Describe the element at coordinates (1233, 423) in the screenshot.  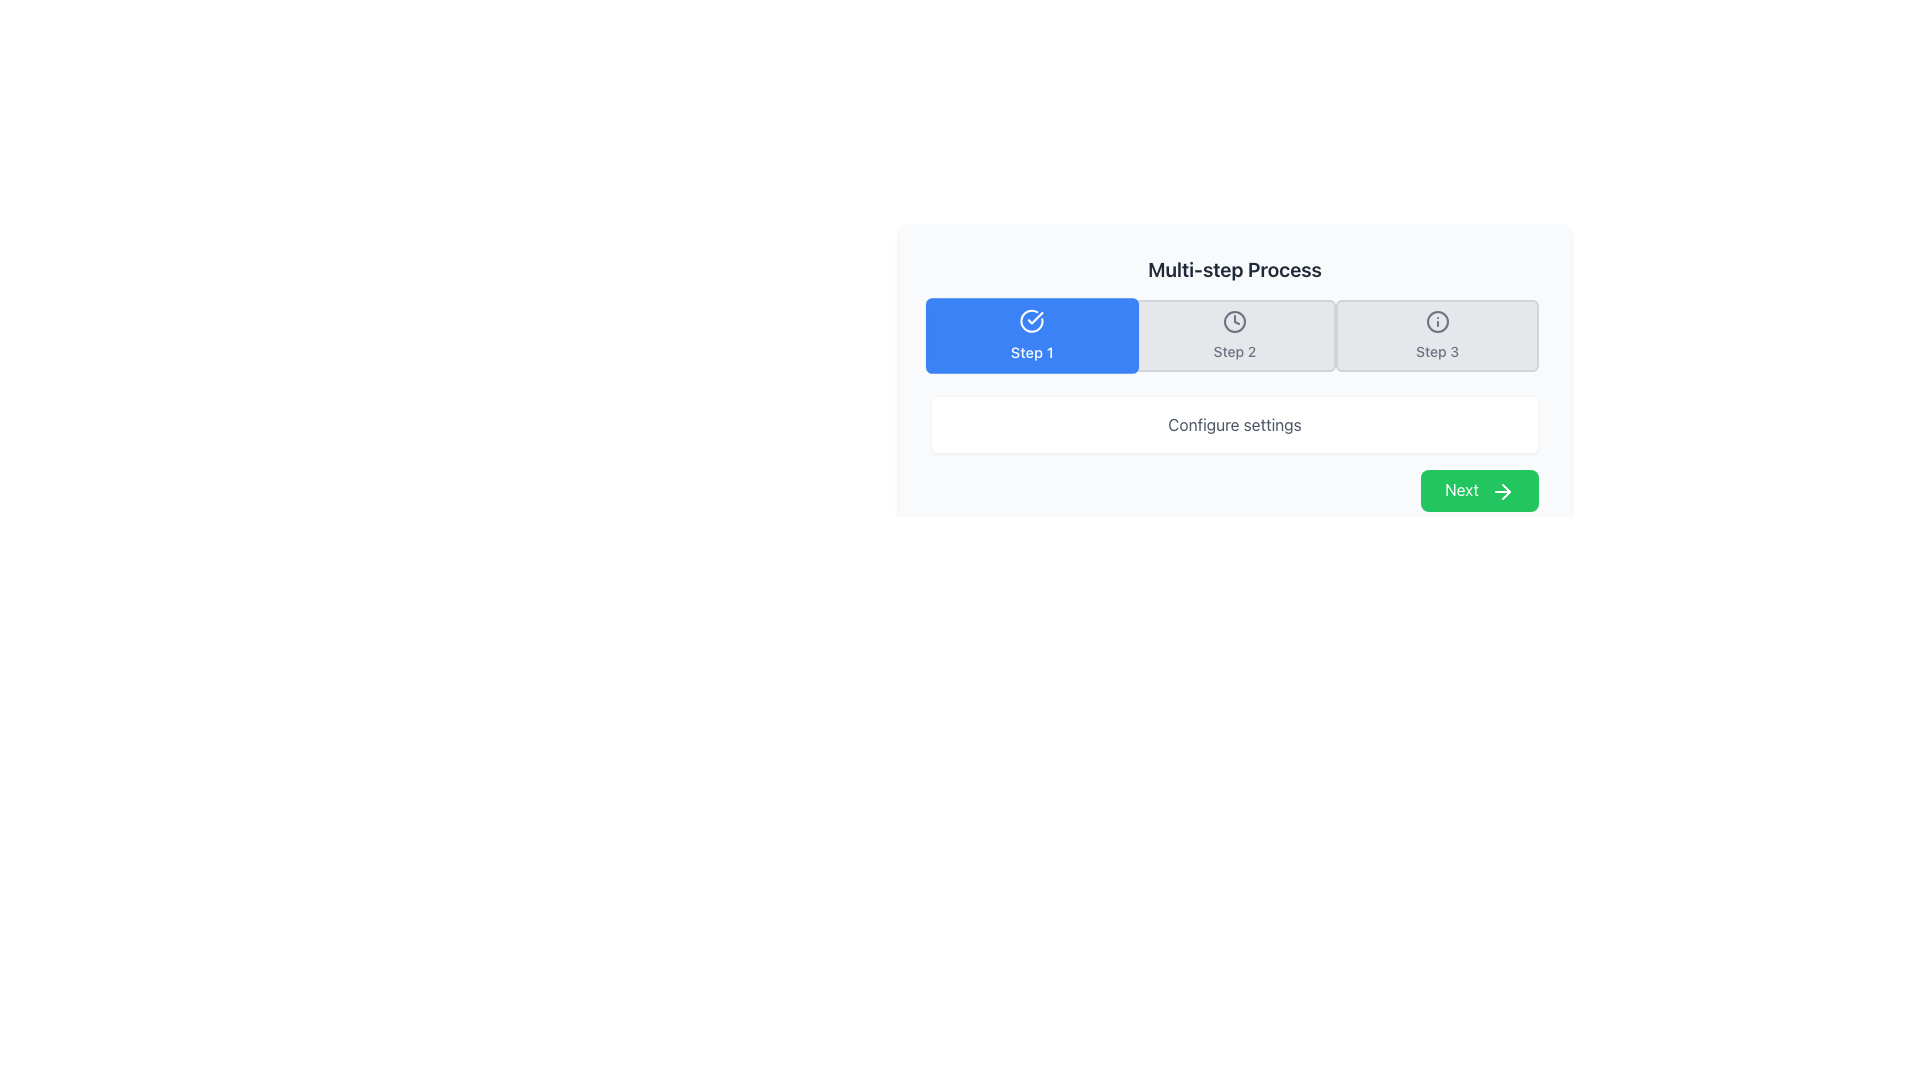
I see `the 'Configure settings' text label, which is a rectangular area with a white background and gray border, located beneath the step navigation bar and above the green 'Next' button` at that location.